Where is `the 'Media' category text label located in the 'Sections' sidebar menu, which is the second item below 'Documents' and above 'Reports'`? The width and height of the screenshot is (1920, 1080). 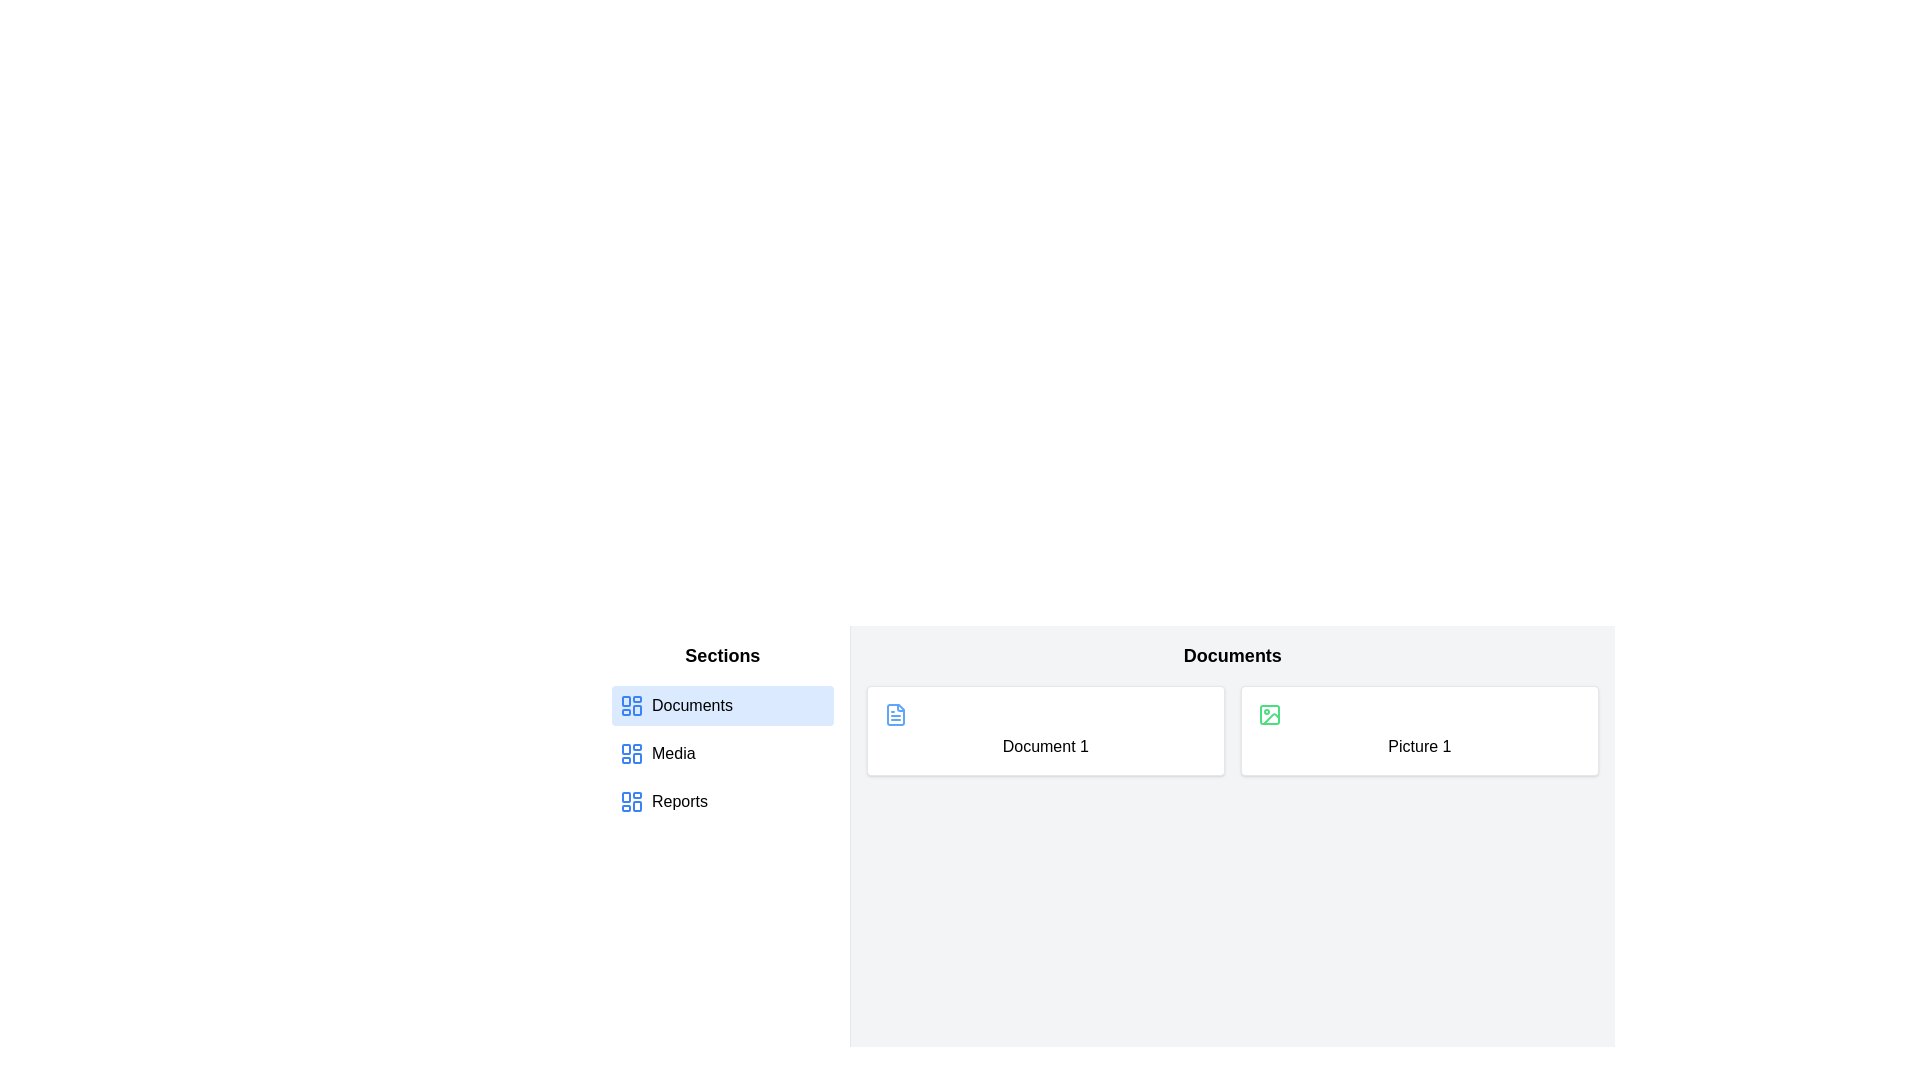 the 'Media' category text label located in the 'Sections' sidebar menu, which is the second item below 'Documents' and above 'Reports' is located at coordinates (673, 753).